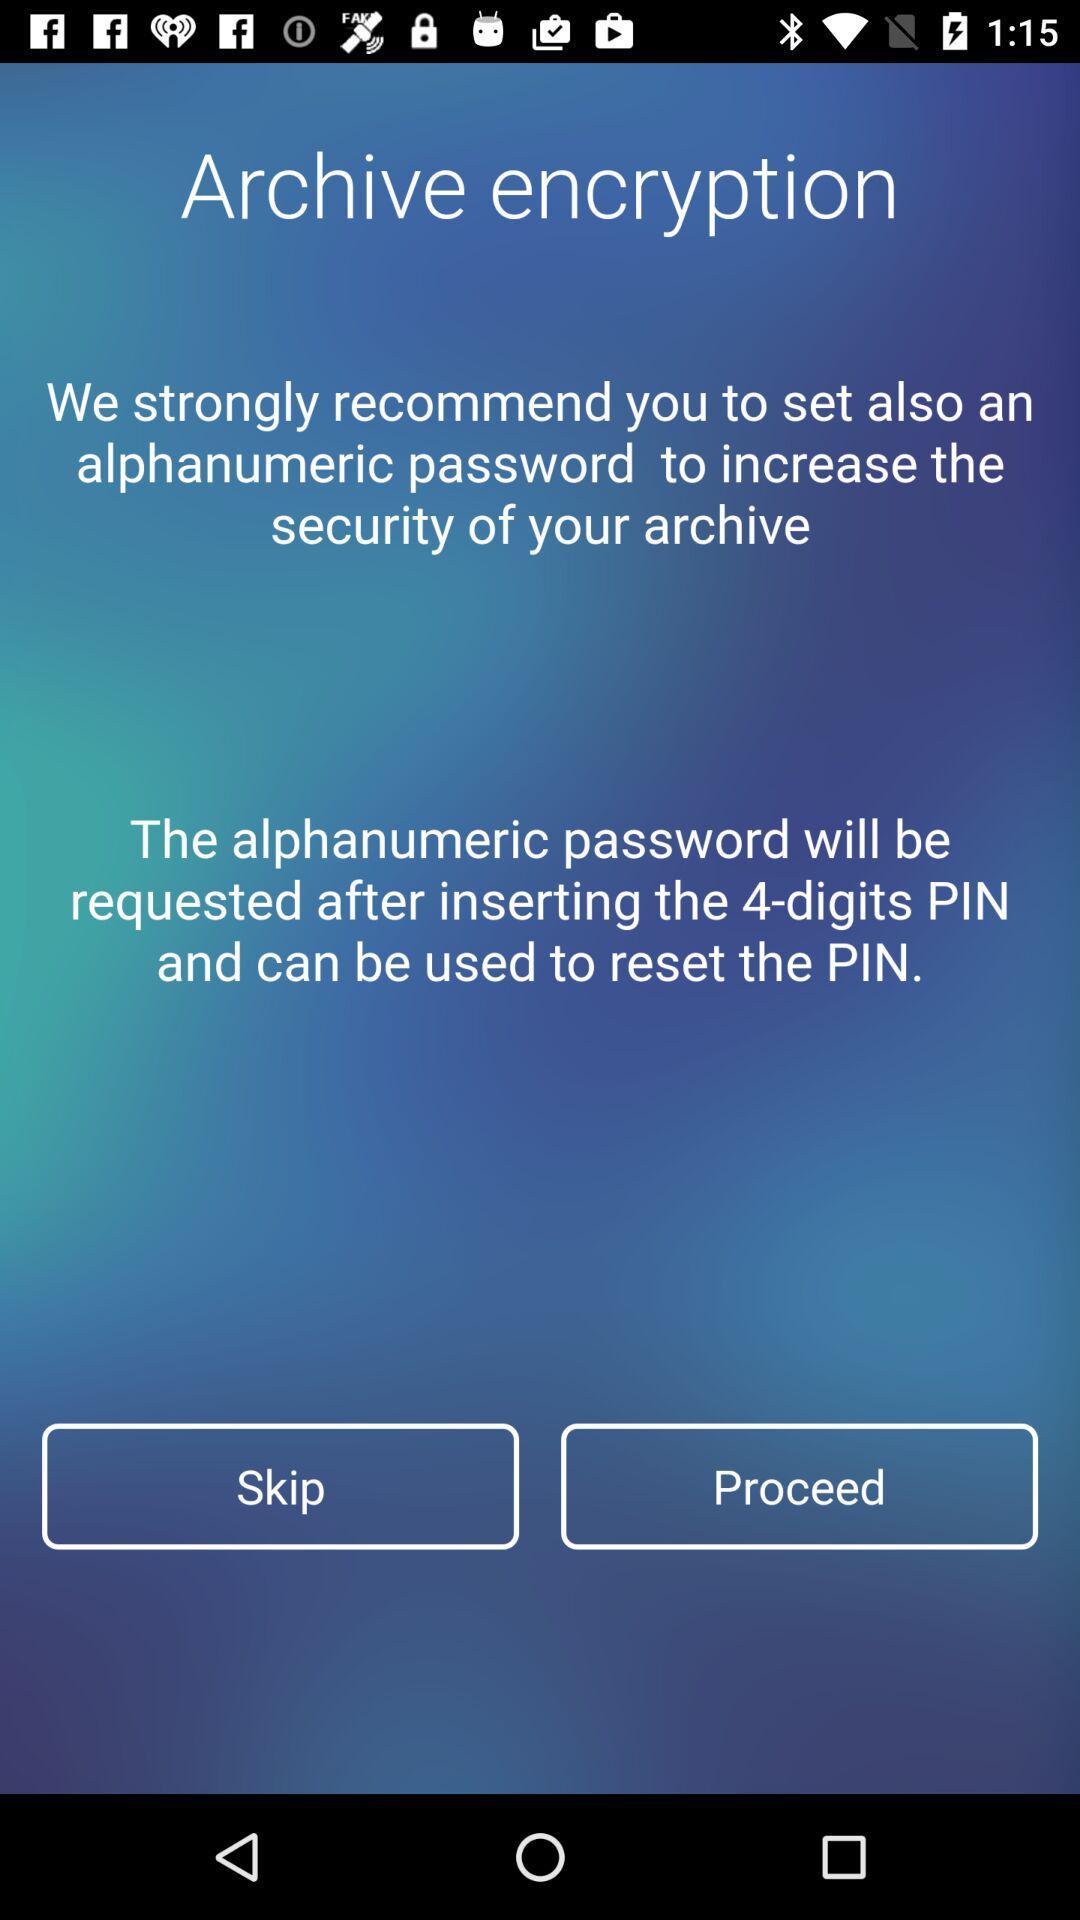 This screenshot has height=1920, width=1080. What do you see at coordinates (798, 1486) in the screenshot?
I see `the item to the right of the skip icon` at bounding box center [798, 1486].